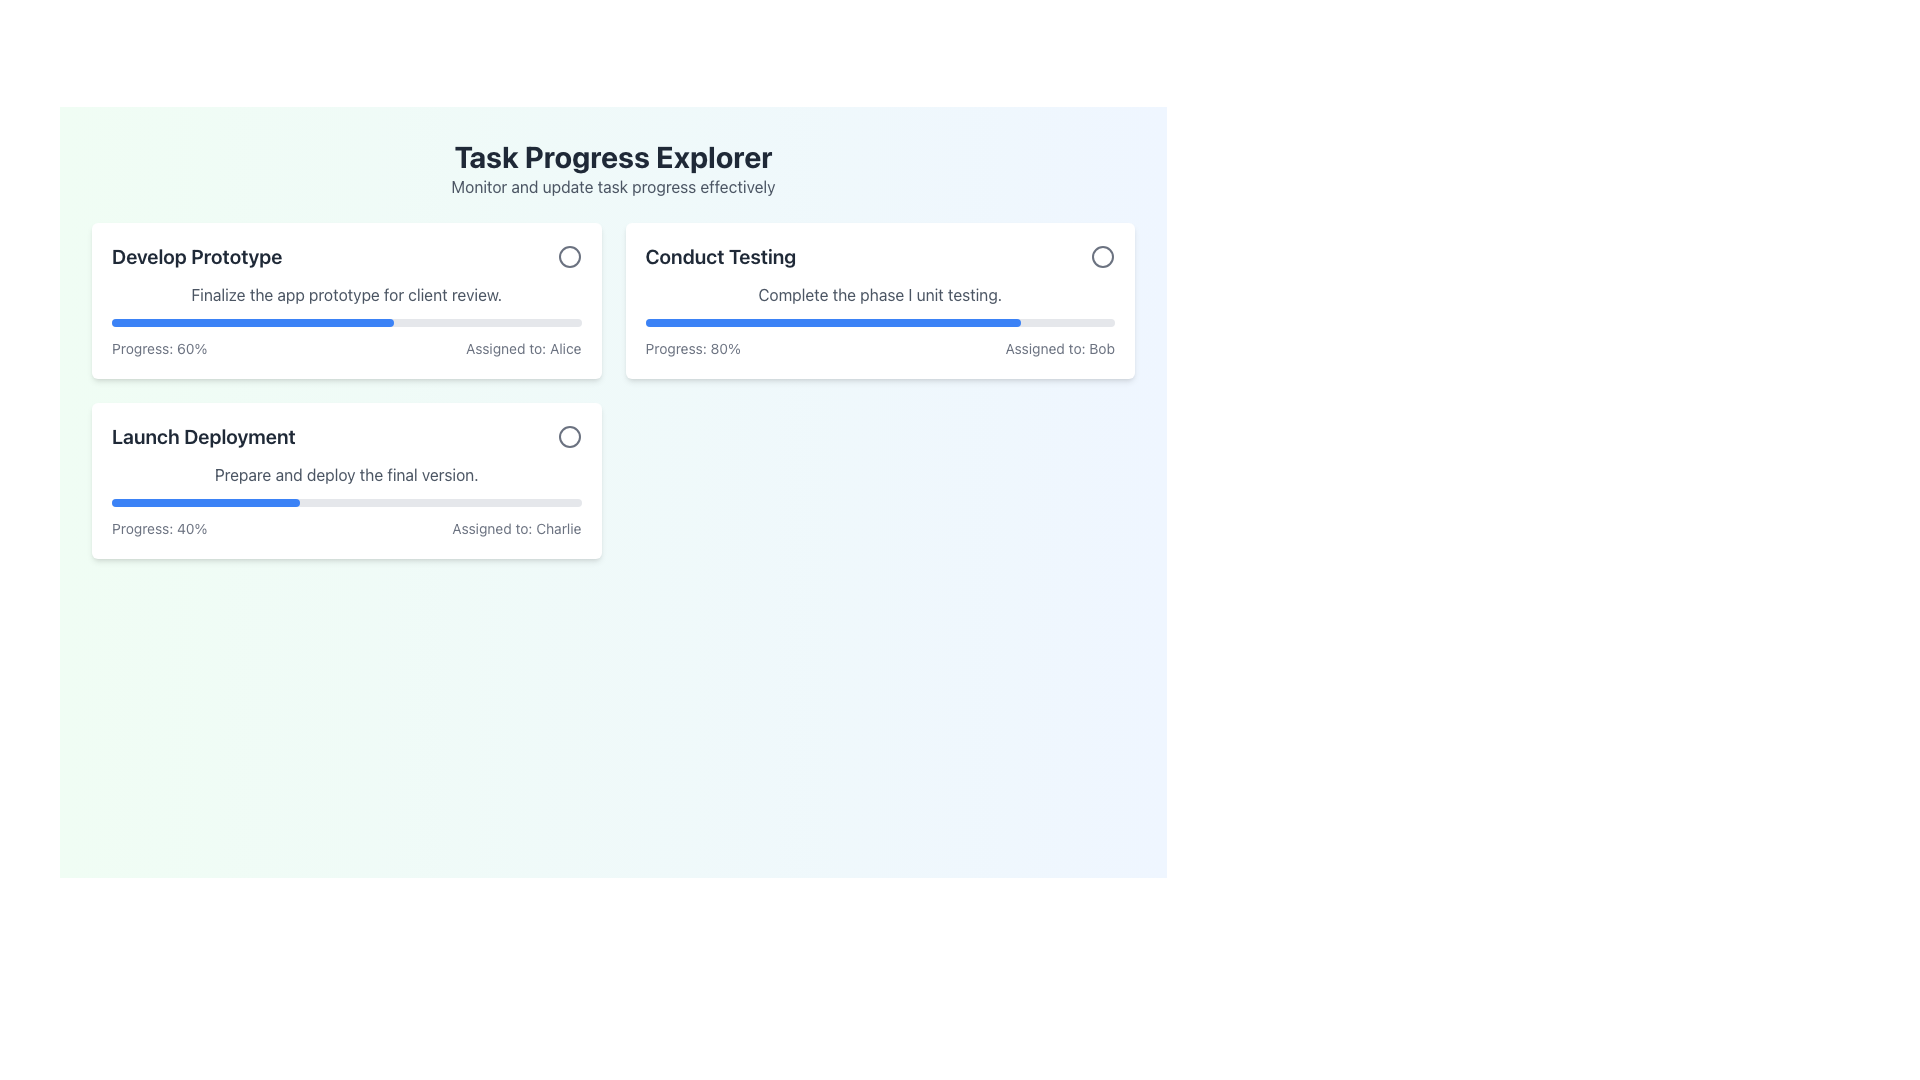  Describe the element at coordinates (346, 322) in the screenshot. I see `the progress bar located within the 'Develop Prototype' card, which indicates the completion percentage of the task, positioned between the text 'Finalize the app prototype for client review.' and 'Progress: 60% Assigned to: Alice'` at that location.